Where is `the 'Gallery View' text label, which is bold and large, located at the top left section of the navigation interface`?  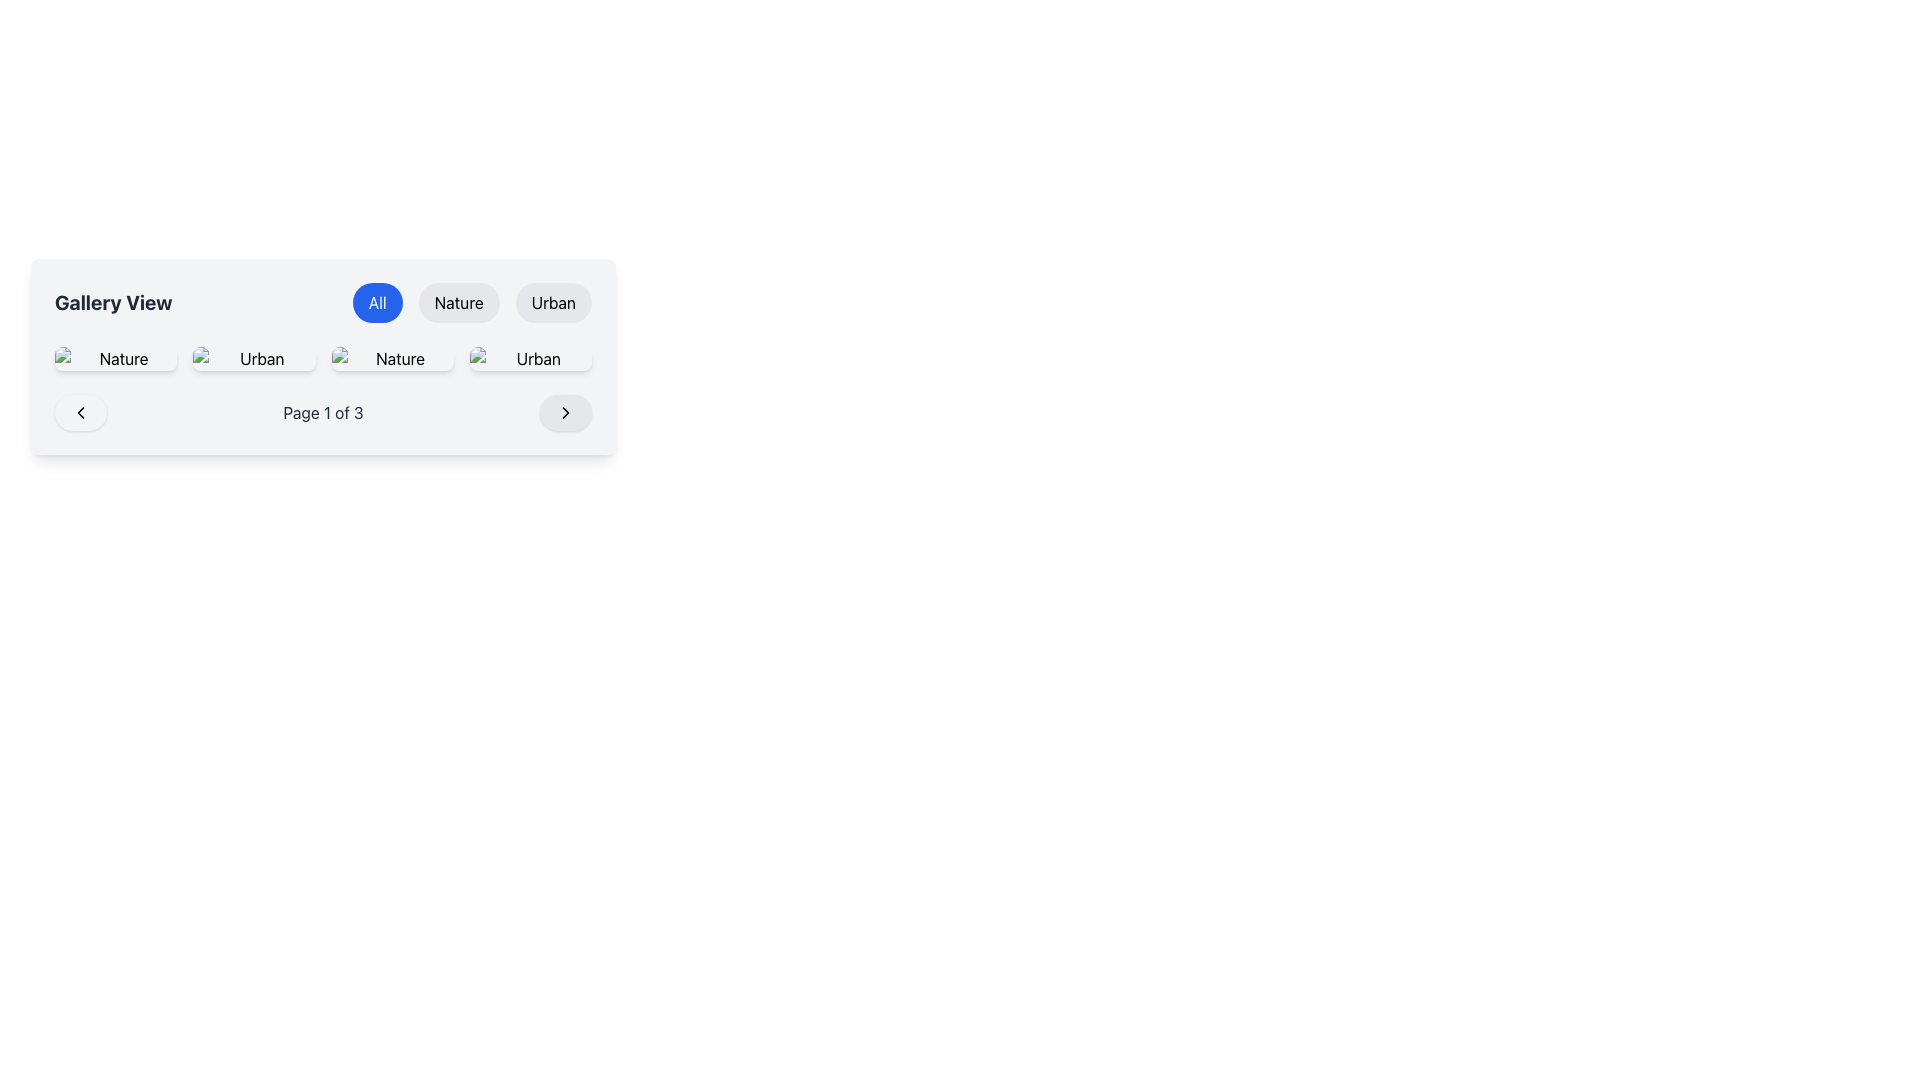 the 'Gallery View' text label, which is bold and large, located at the top left section of the navigation interface is located at coordinates (112, 303).